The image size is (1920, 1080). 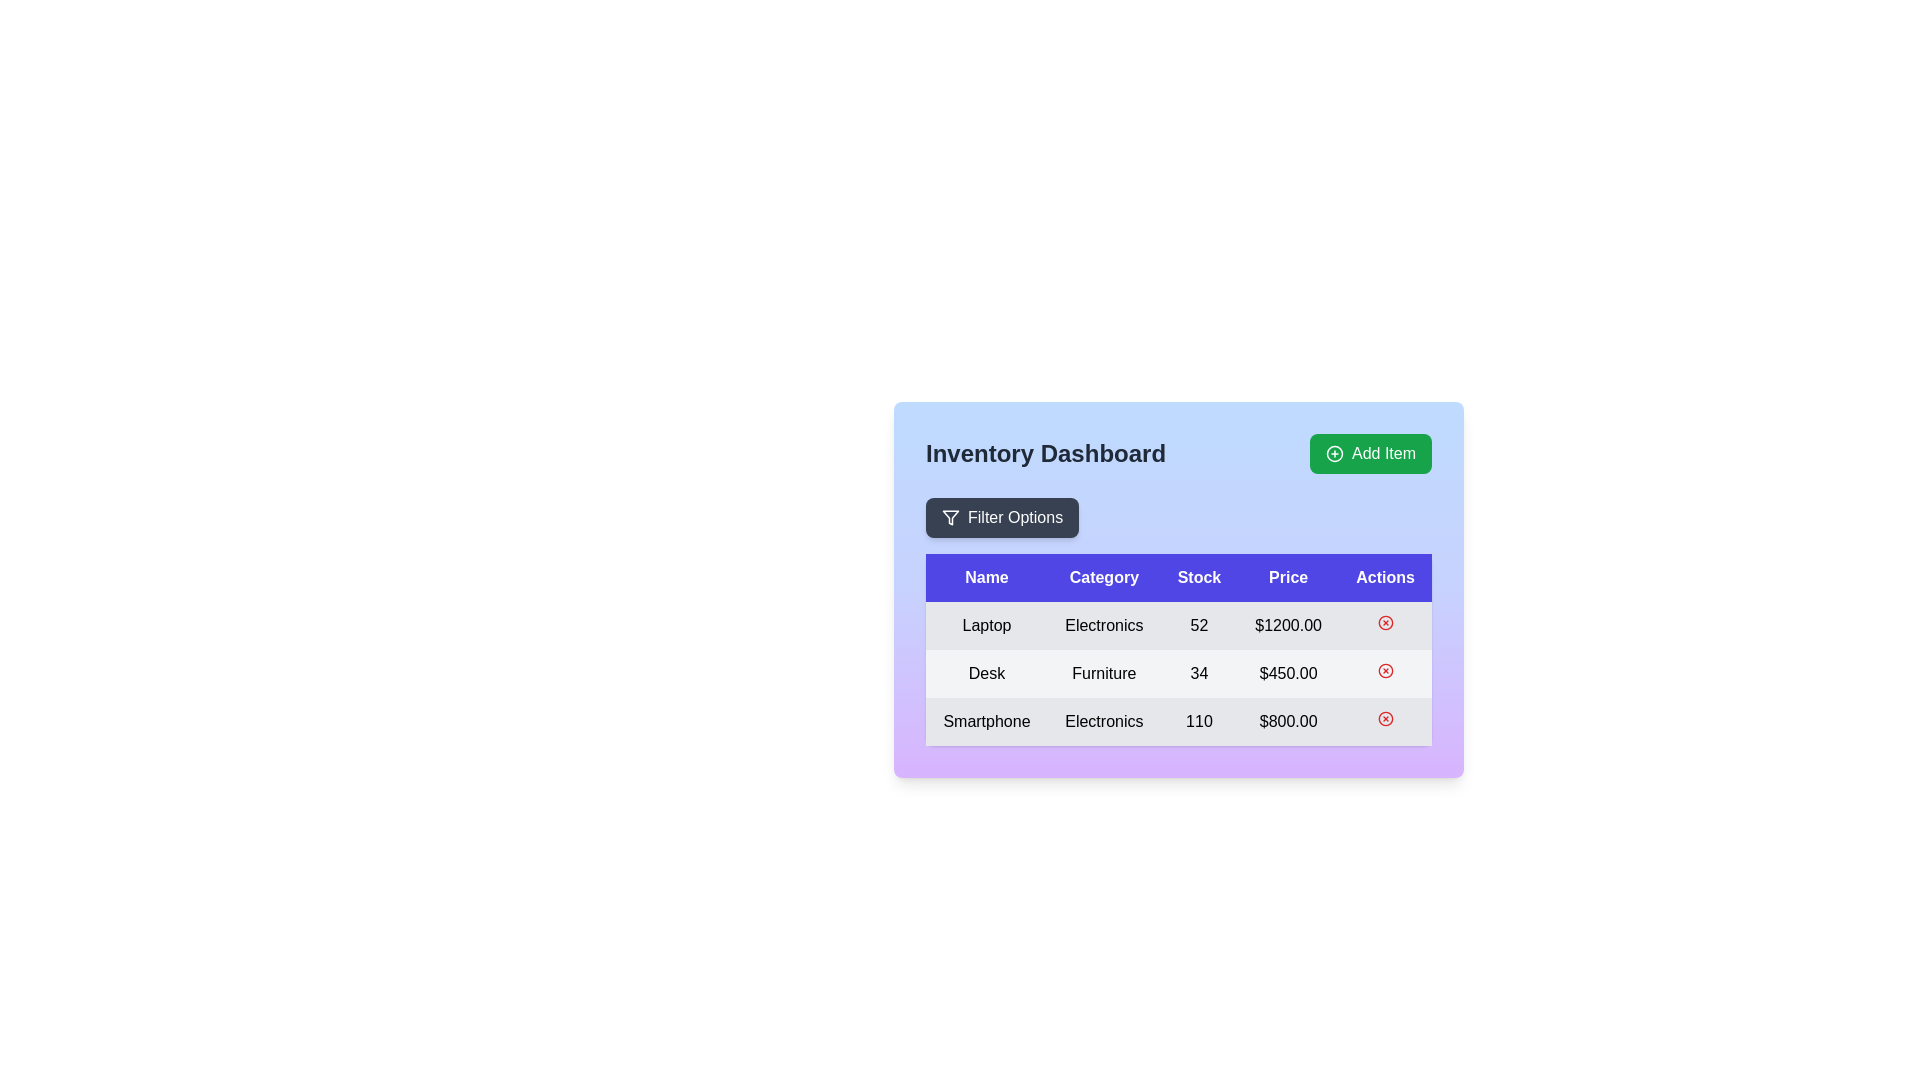 What do you see at coordinates (1199, 674) in the screenshot?
I see `the text displaying the stock count ('34') for the 'Desk' item located in the 'Stock' column of the inventory table` at bounding box center [1199, 674].